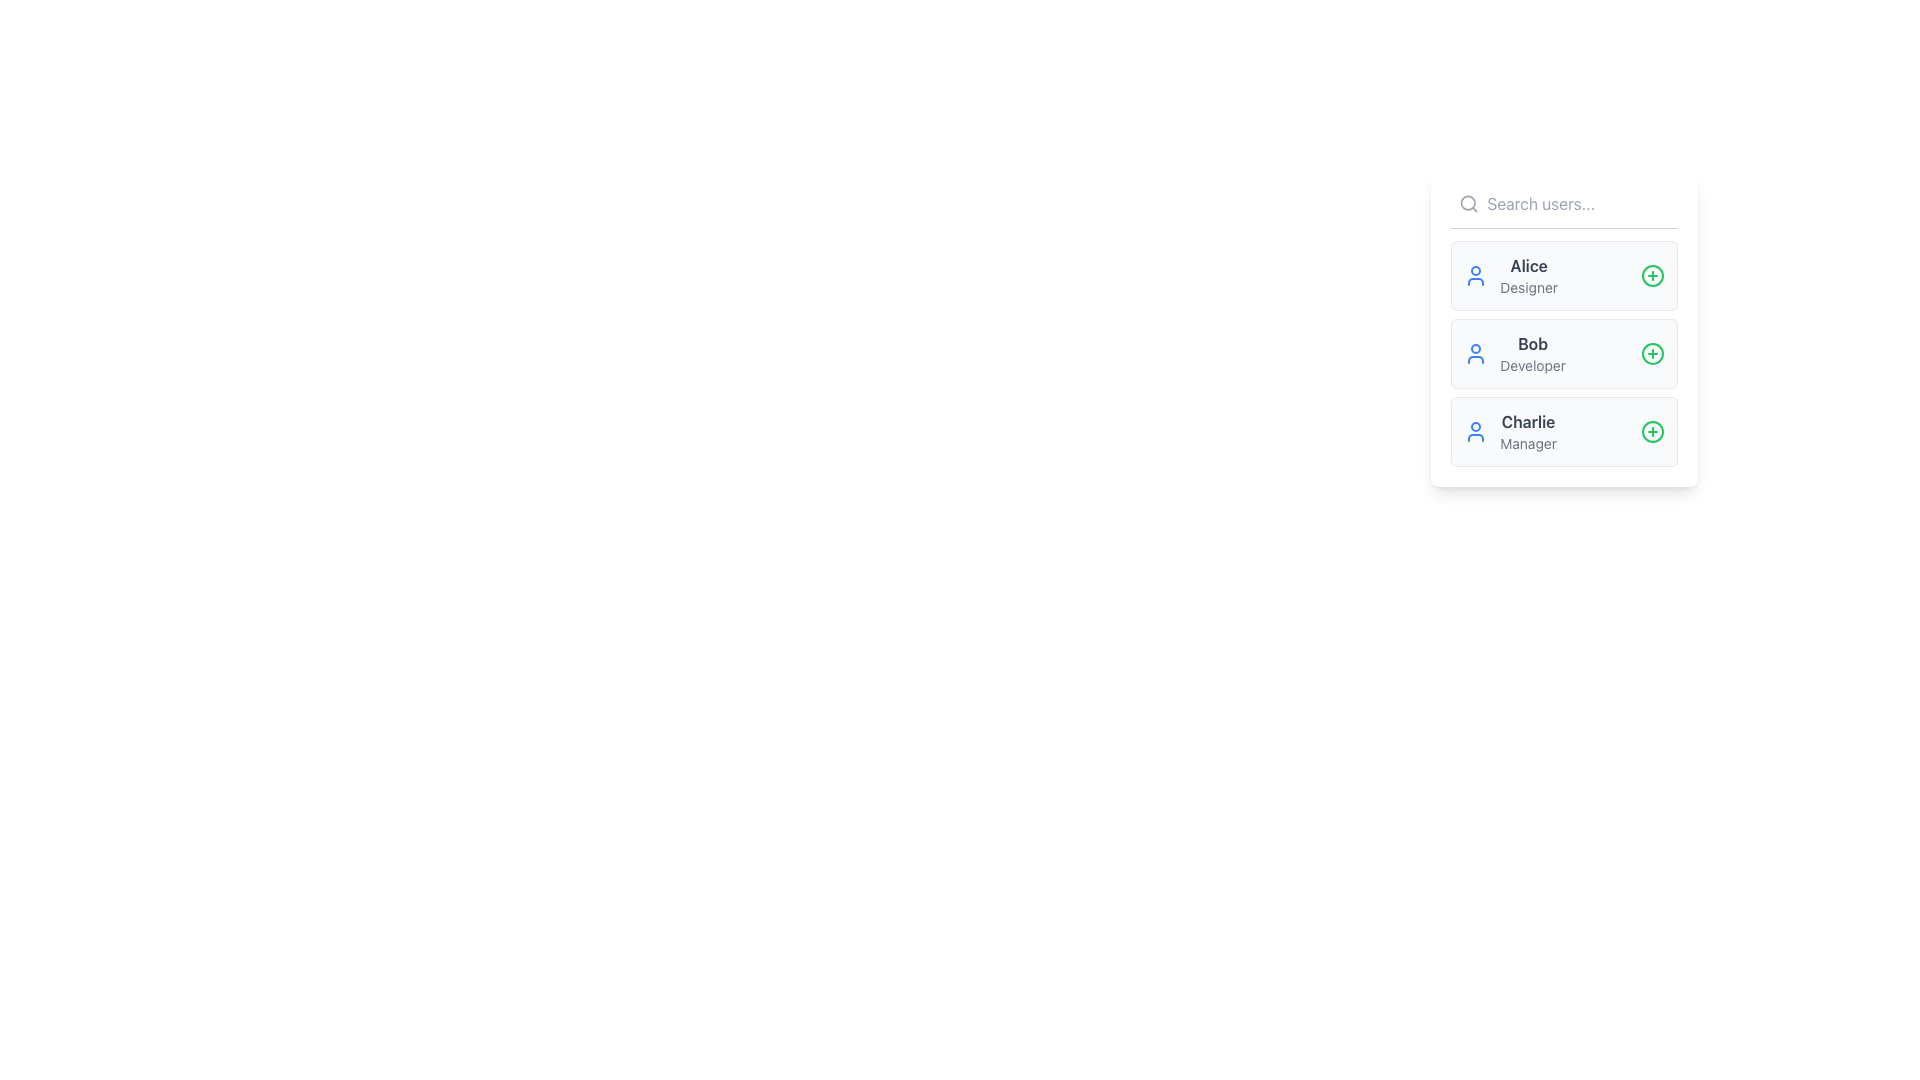 This screenshot has width=1920, height=1080. What do you see at coordinates (1563, 353) in the screenshot?
I see `the user profile entry for 'Bob Developer' in the second position of the vertical list` at bounding box center [1563, 353].